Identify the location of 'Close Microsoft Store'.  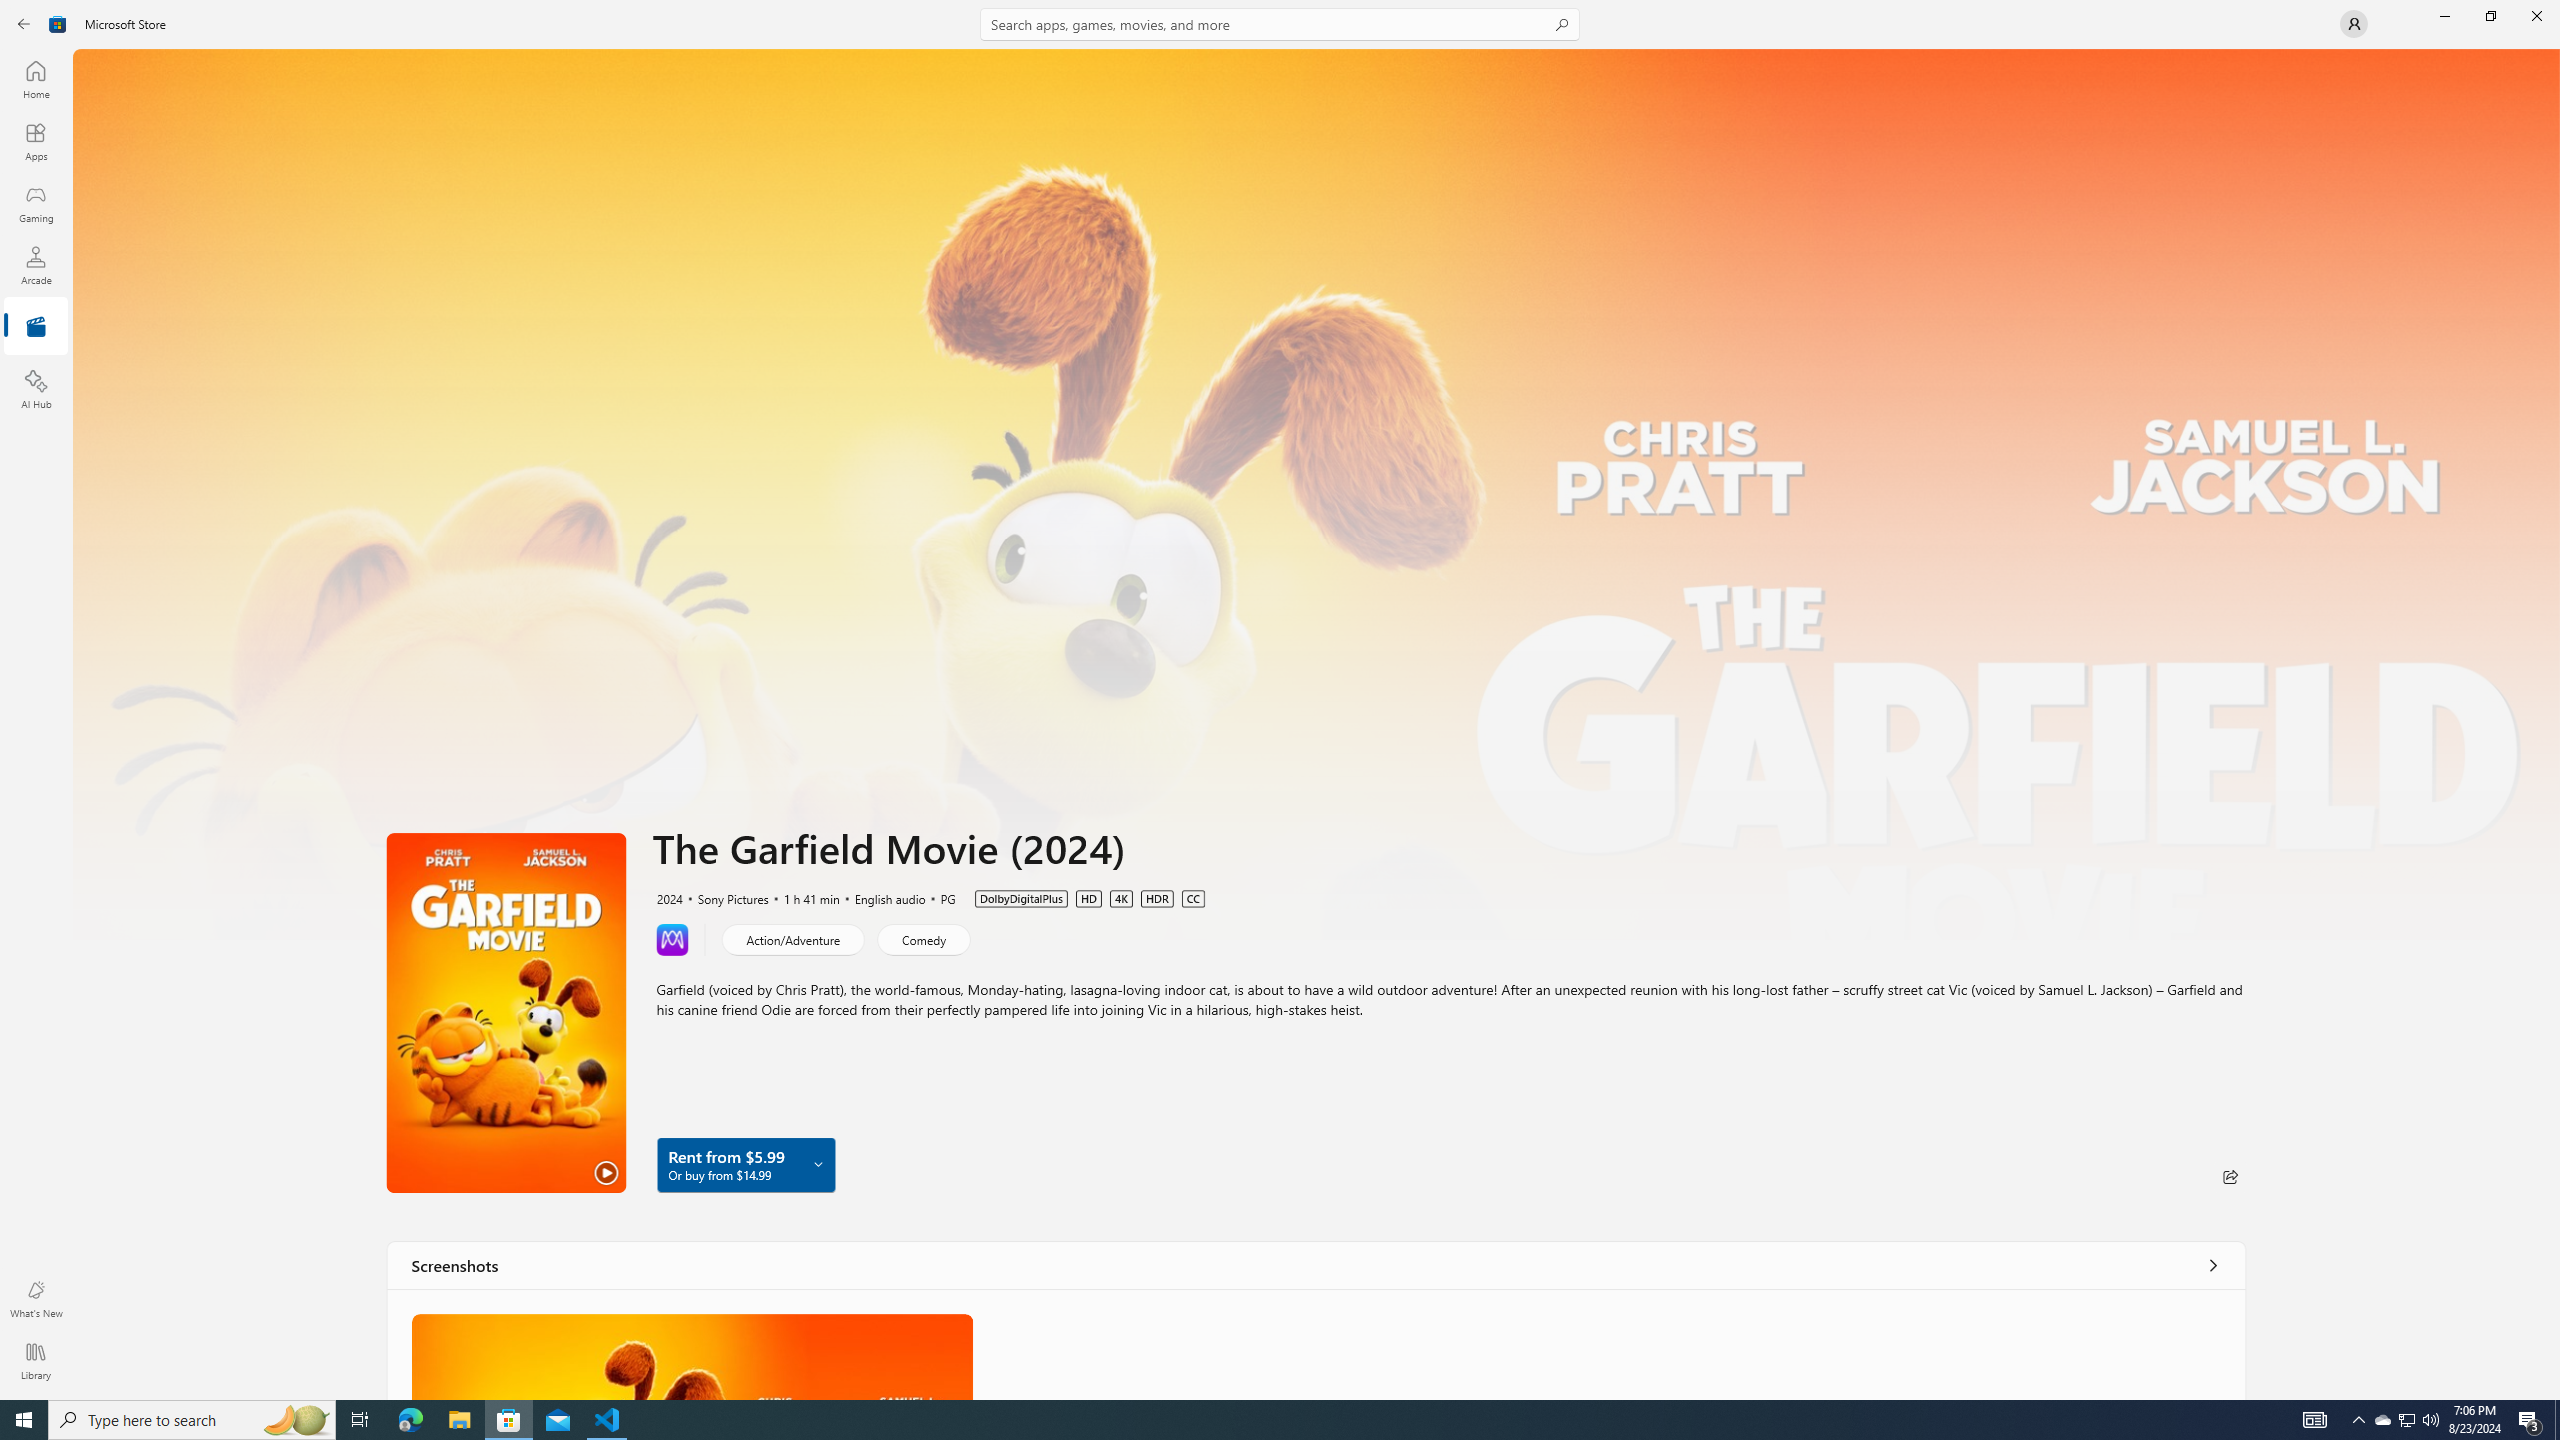
(2535, 15).